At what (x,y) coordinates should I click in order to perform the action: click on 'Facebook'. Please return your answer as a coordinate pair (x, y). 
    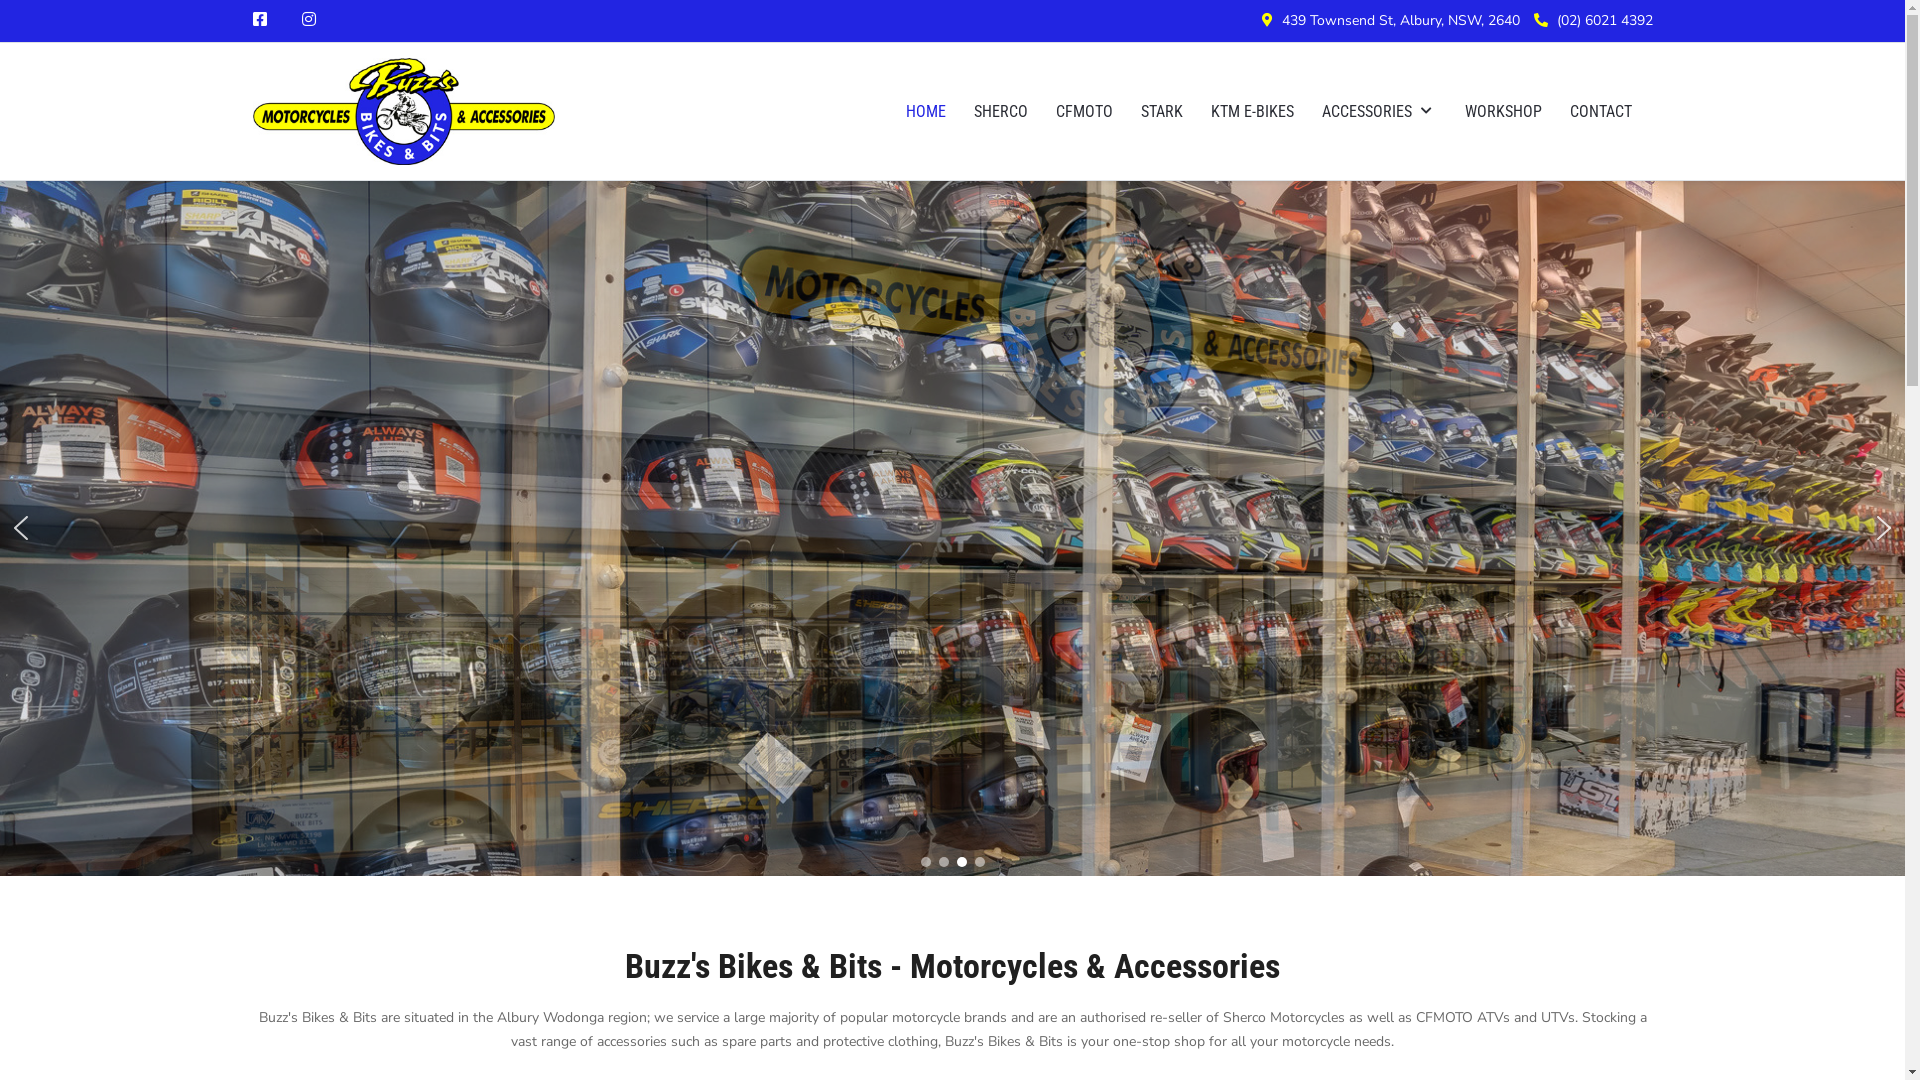
    Looking at the image, I should click on (258, 19).